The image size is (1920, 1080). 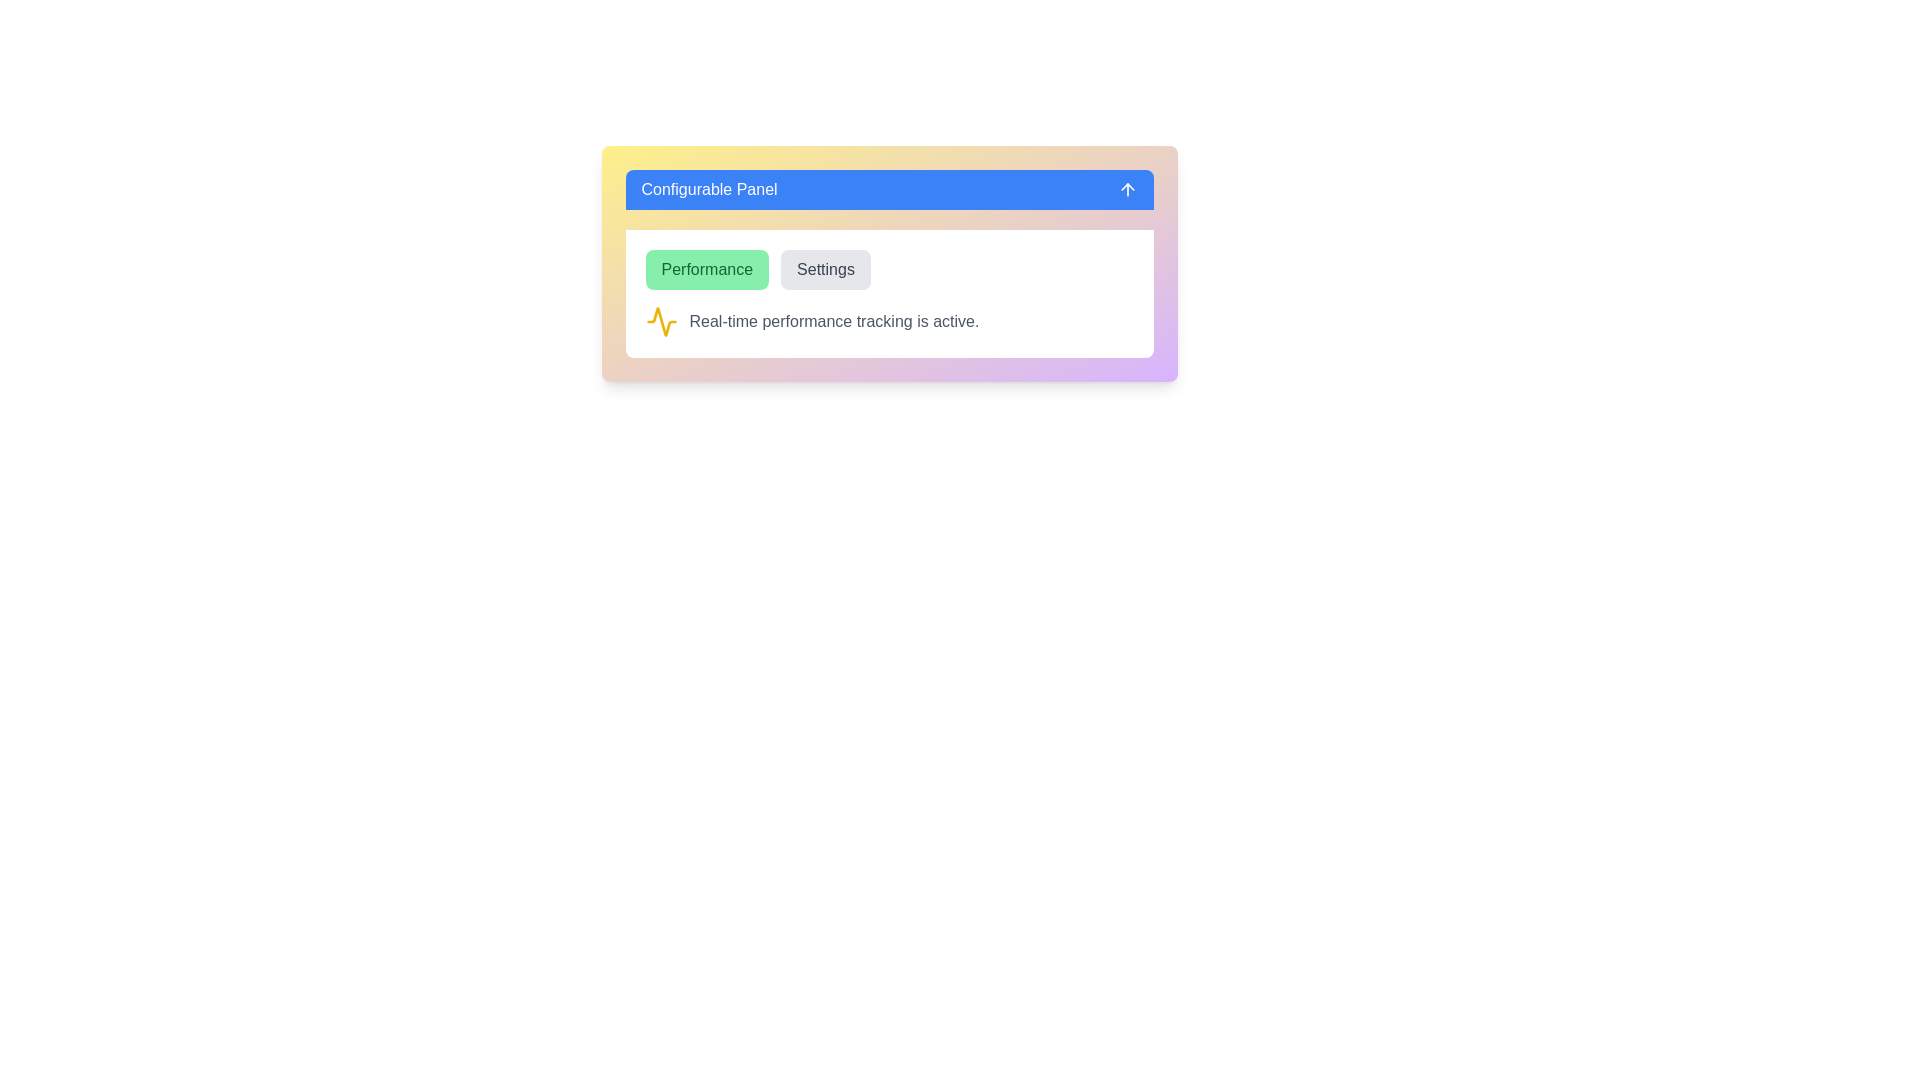 What do you see at coordinates (1127, 189) in the screenshot?
I see `the upward arrow icon located on the rightmost side of the header labeled 'Configurable Panel'` at bounding box center [1127, 189].